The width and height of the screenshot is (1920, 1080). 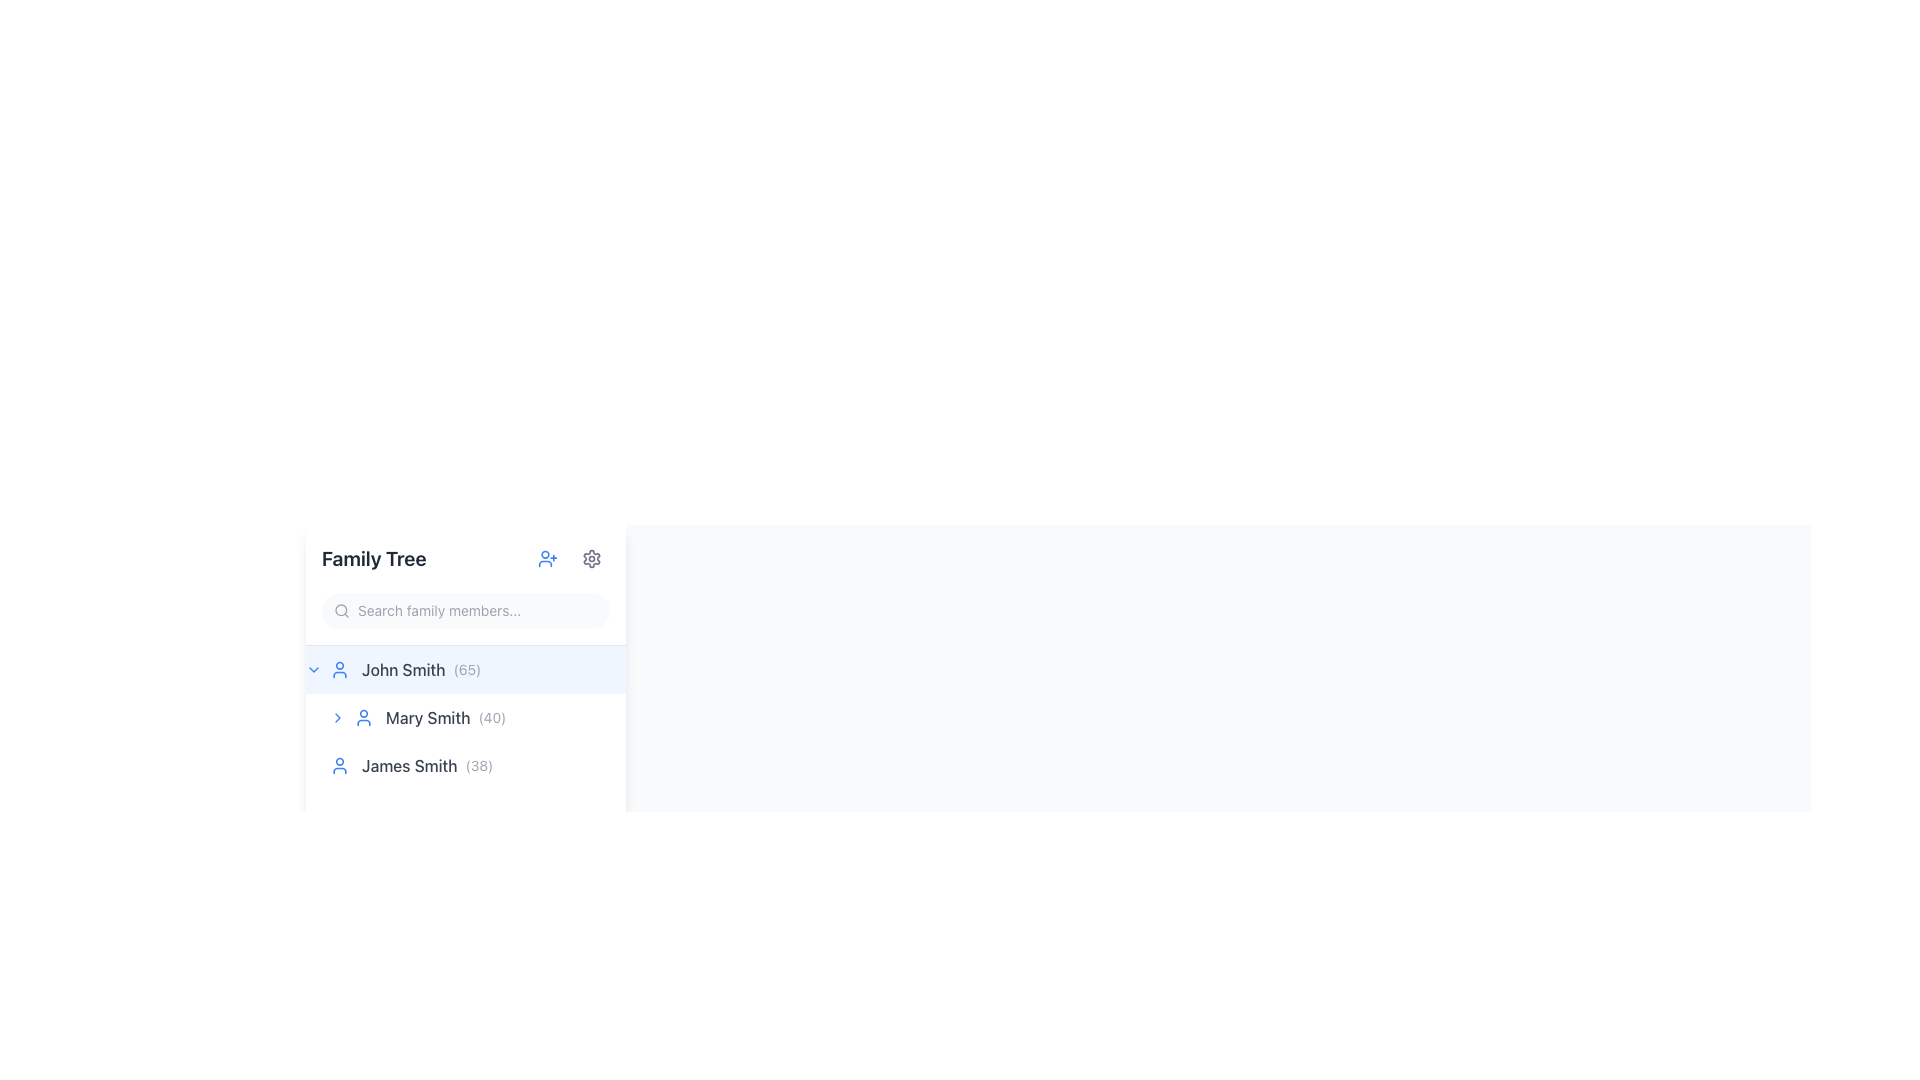 What do you see at coordinates (312, 670) in the screenshot?
I see `the Chevron Down icon located next to 'John Smith (65)'` at bounding box center [312, 670].